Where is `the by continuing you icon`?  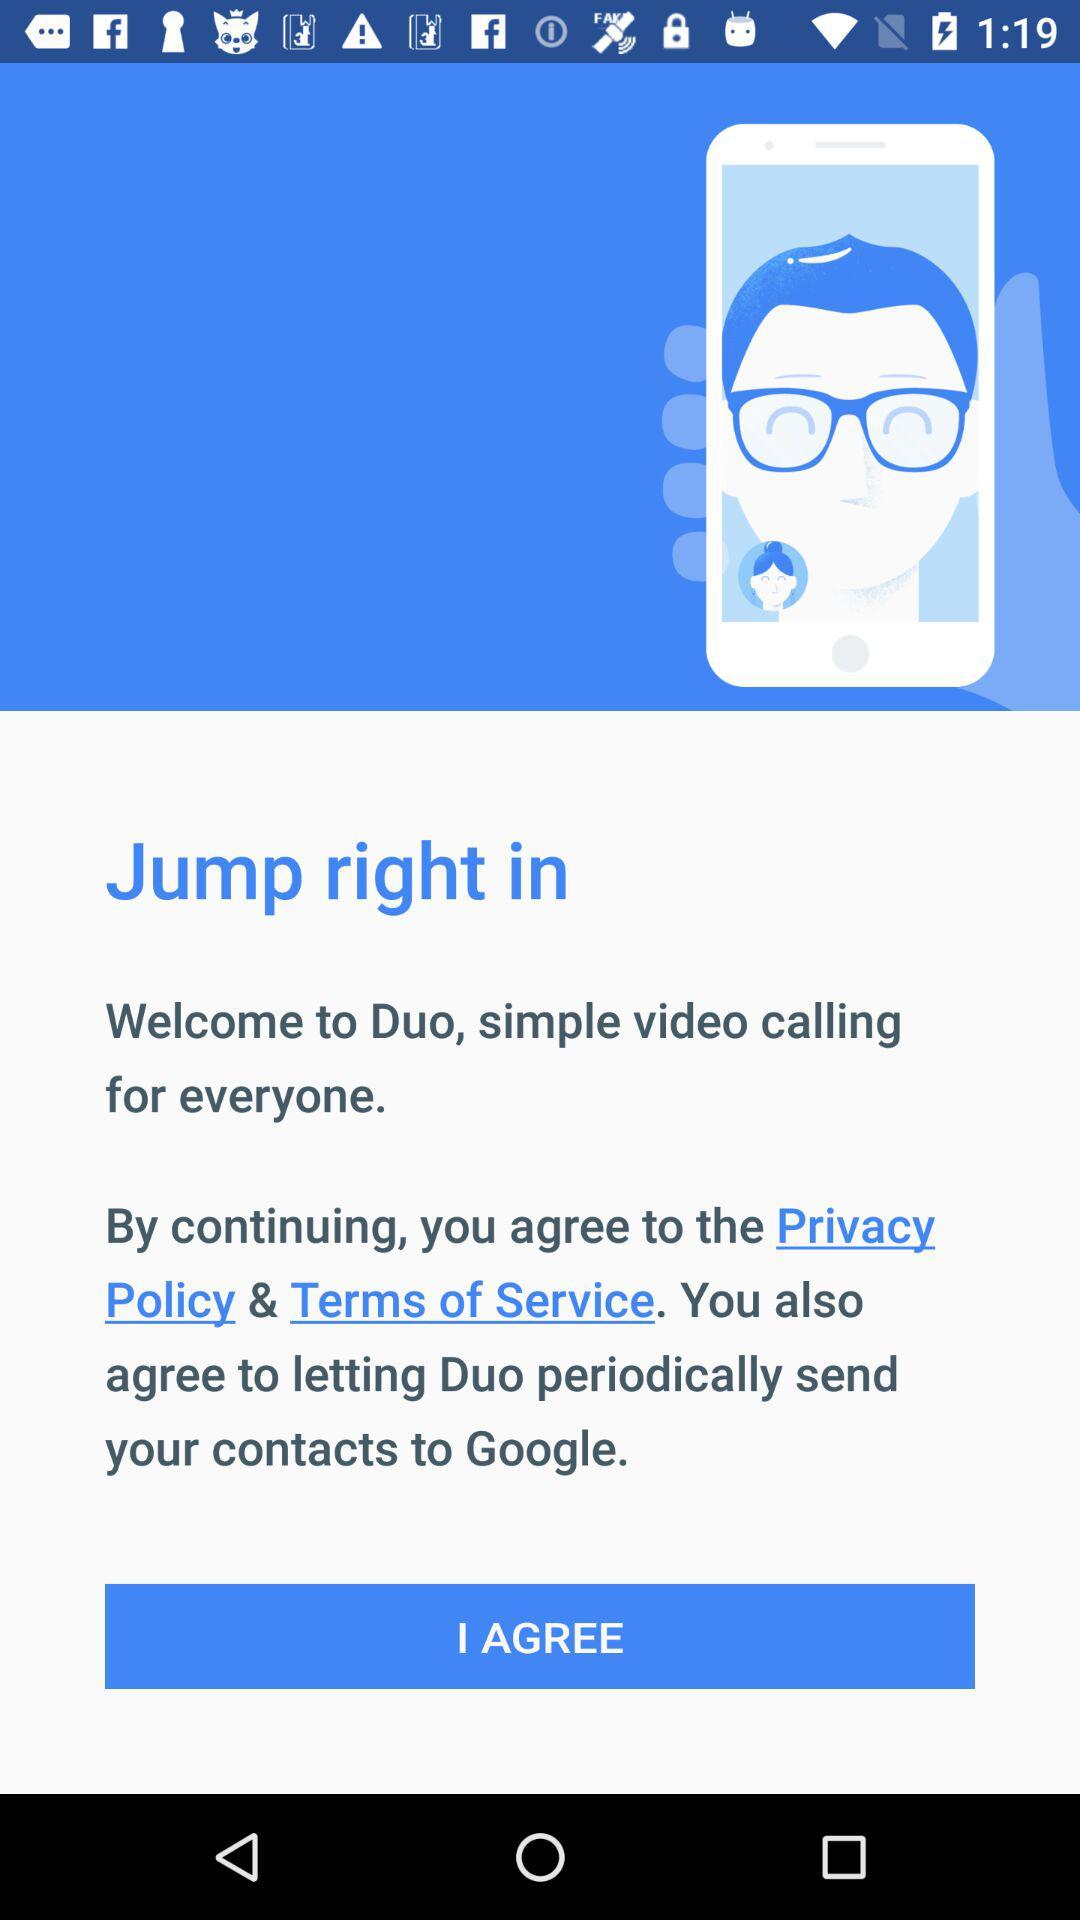
the by continuing you icon is located at coordinates (540, 1335).